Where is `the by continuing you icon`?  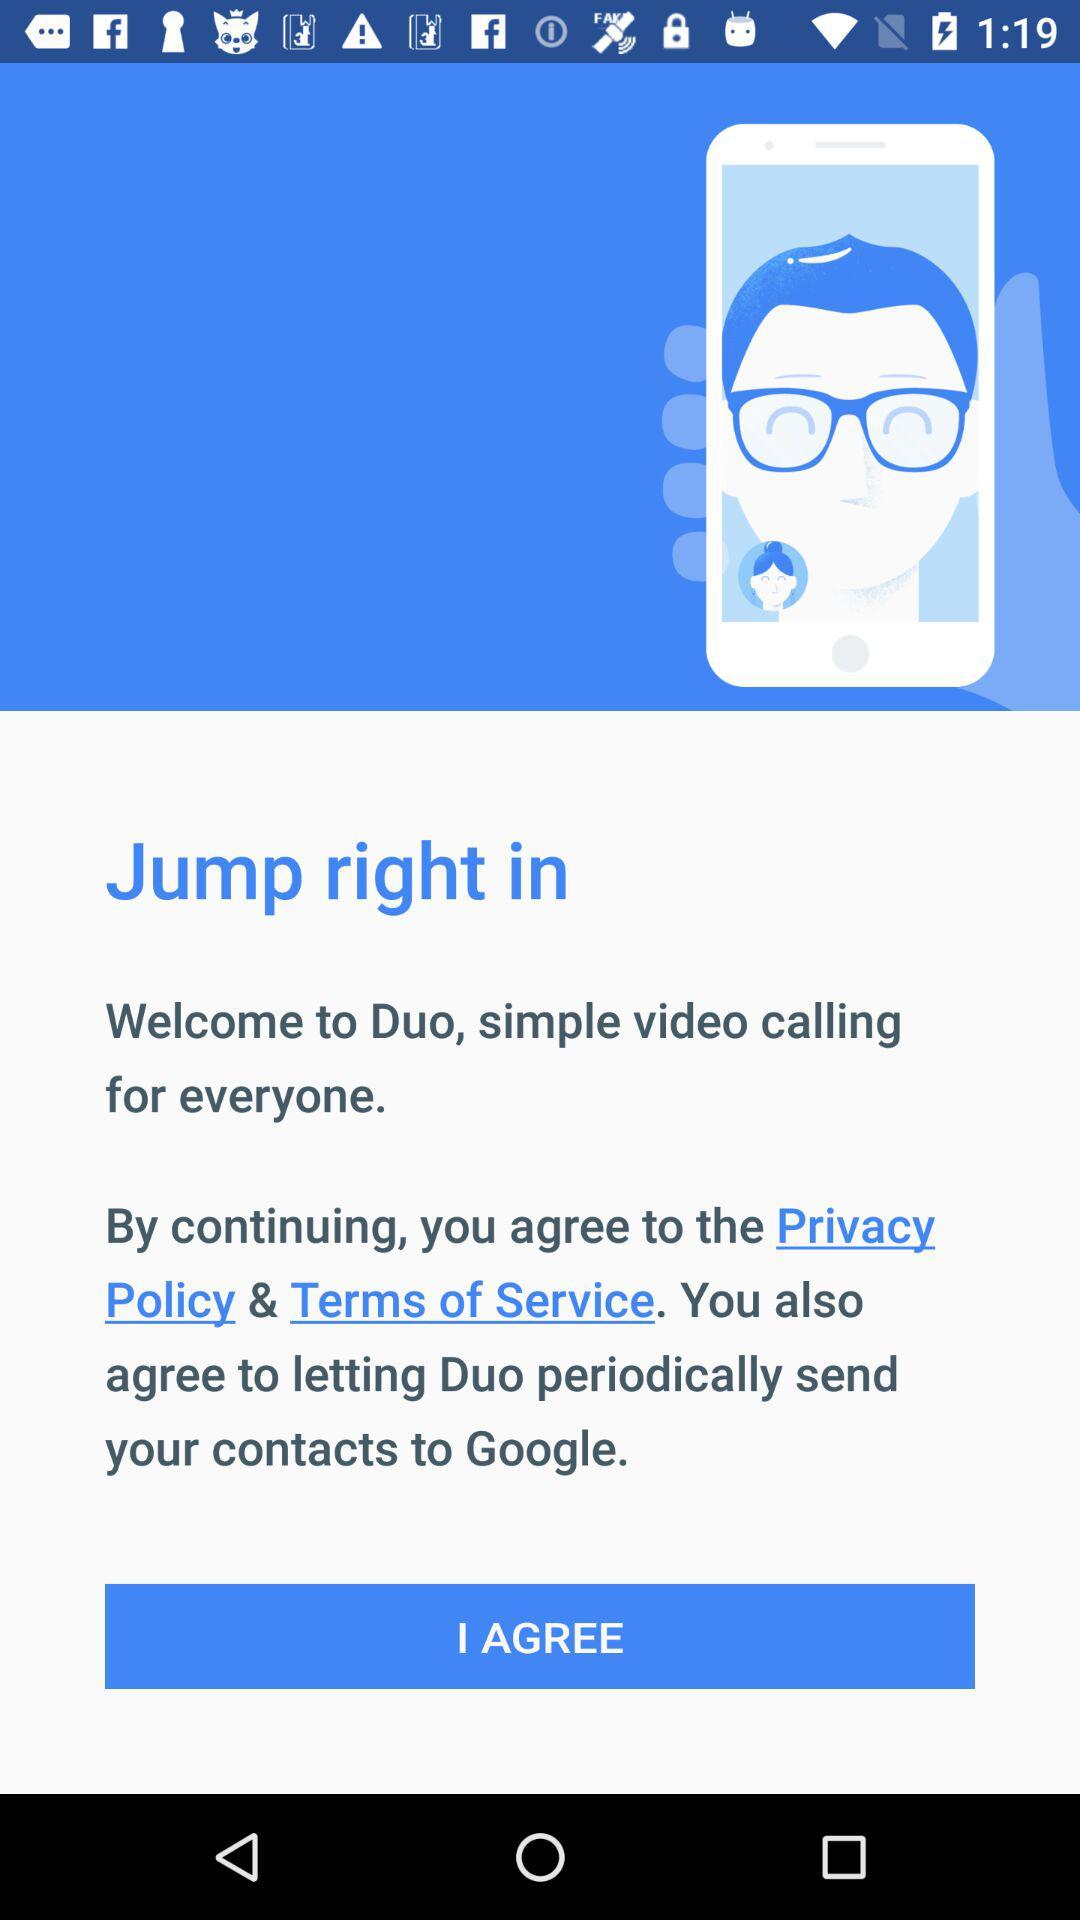
the by continuing you icon is located at coordinates (540, 1335).